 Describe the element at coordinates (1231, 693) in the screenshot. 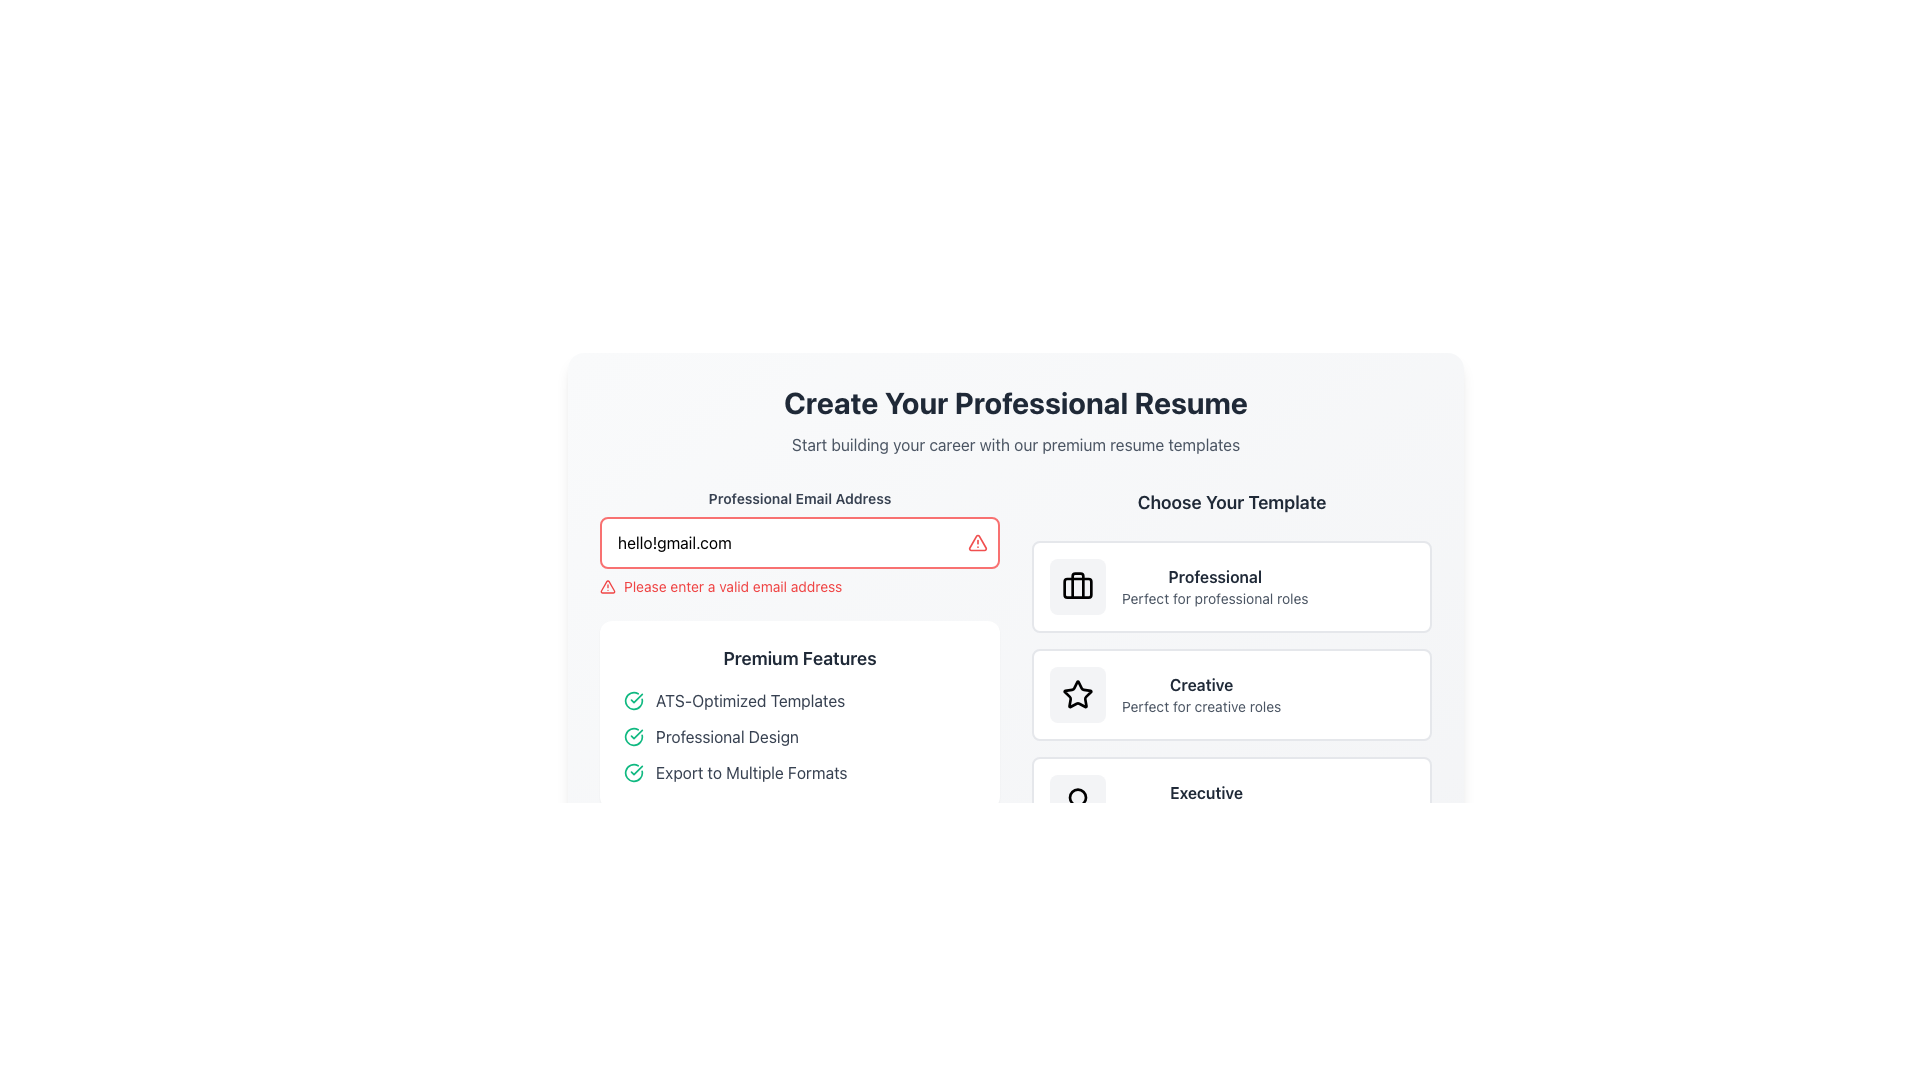

I see `the 'Creative' template category card located in the second position of the grid under the 'Choose Your Template' header` at that location.